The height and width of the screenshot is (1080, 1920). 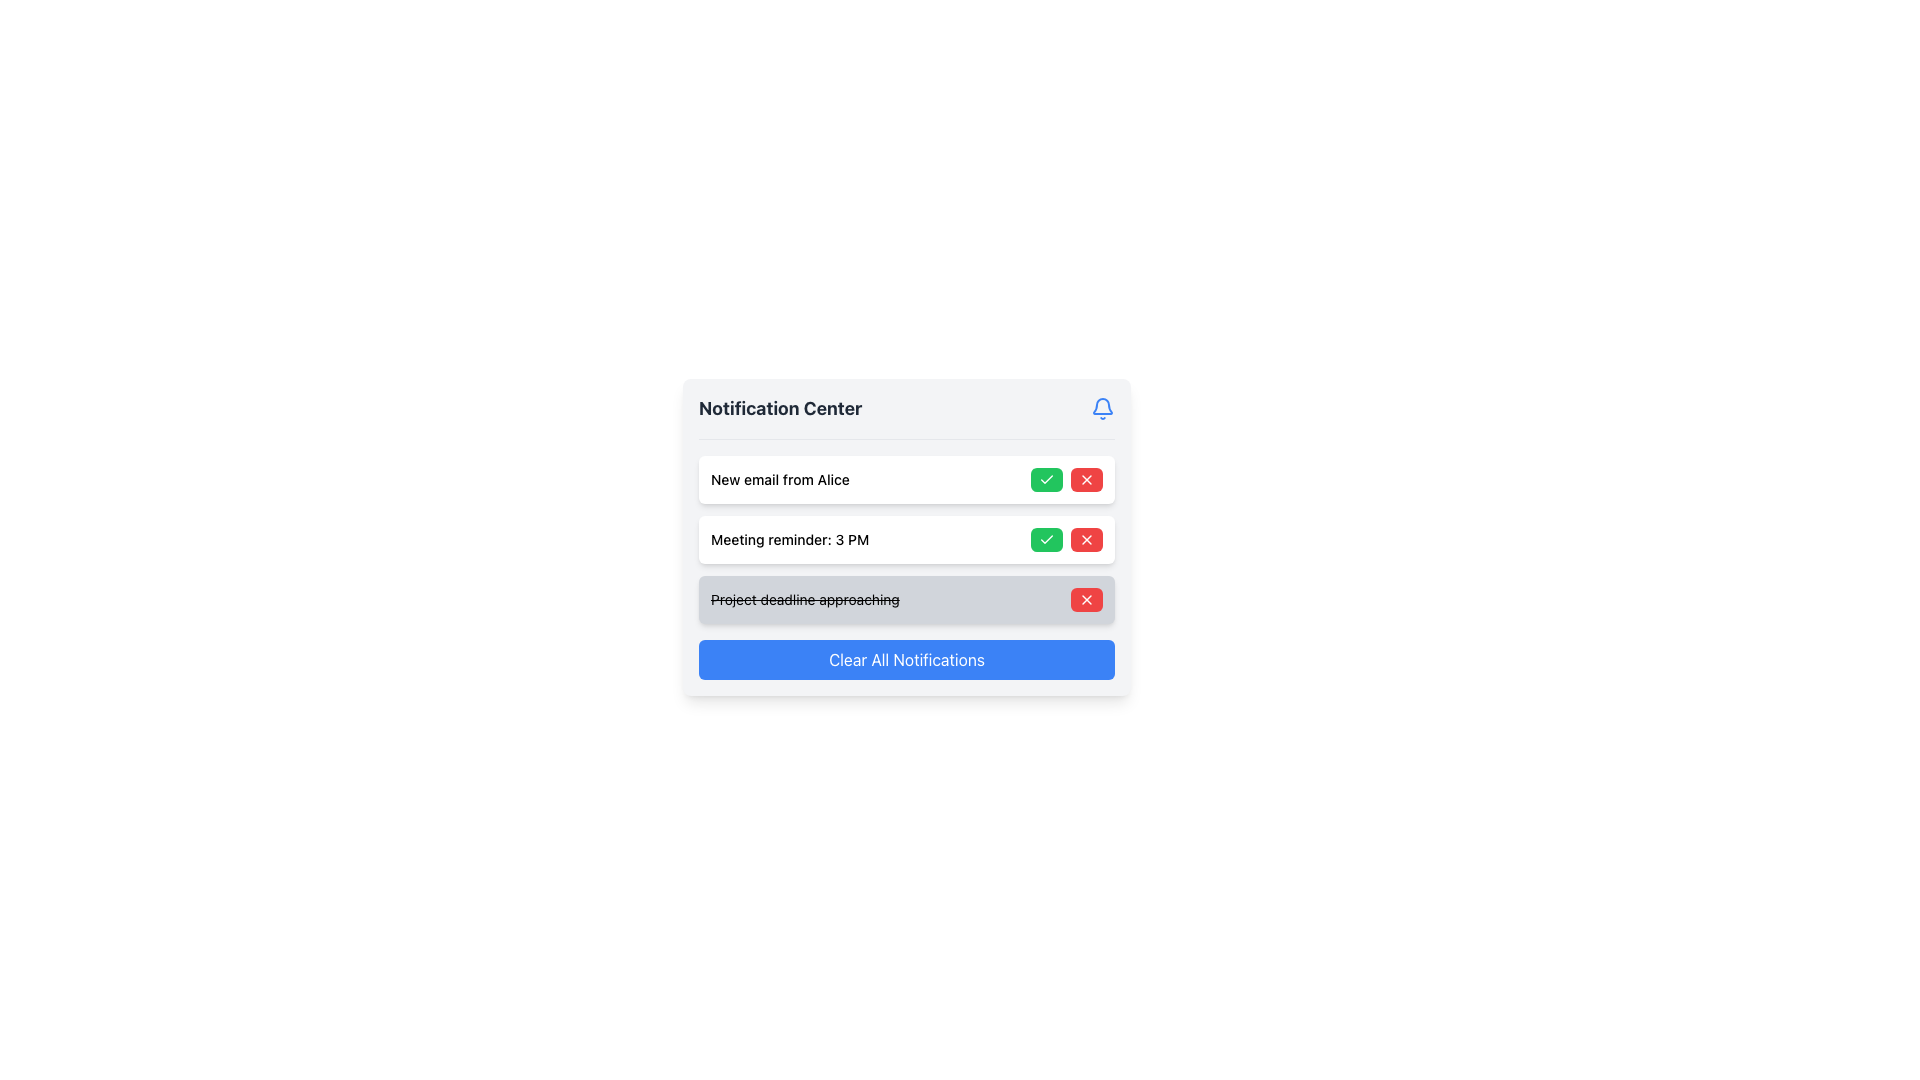 What do you see at coordinates (1085, 599) in the screenshot?
I see `the dismiss button located in the notification row that reads 'Project deadline approaching'` at bounding box center [1085, 599].